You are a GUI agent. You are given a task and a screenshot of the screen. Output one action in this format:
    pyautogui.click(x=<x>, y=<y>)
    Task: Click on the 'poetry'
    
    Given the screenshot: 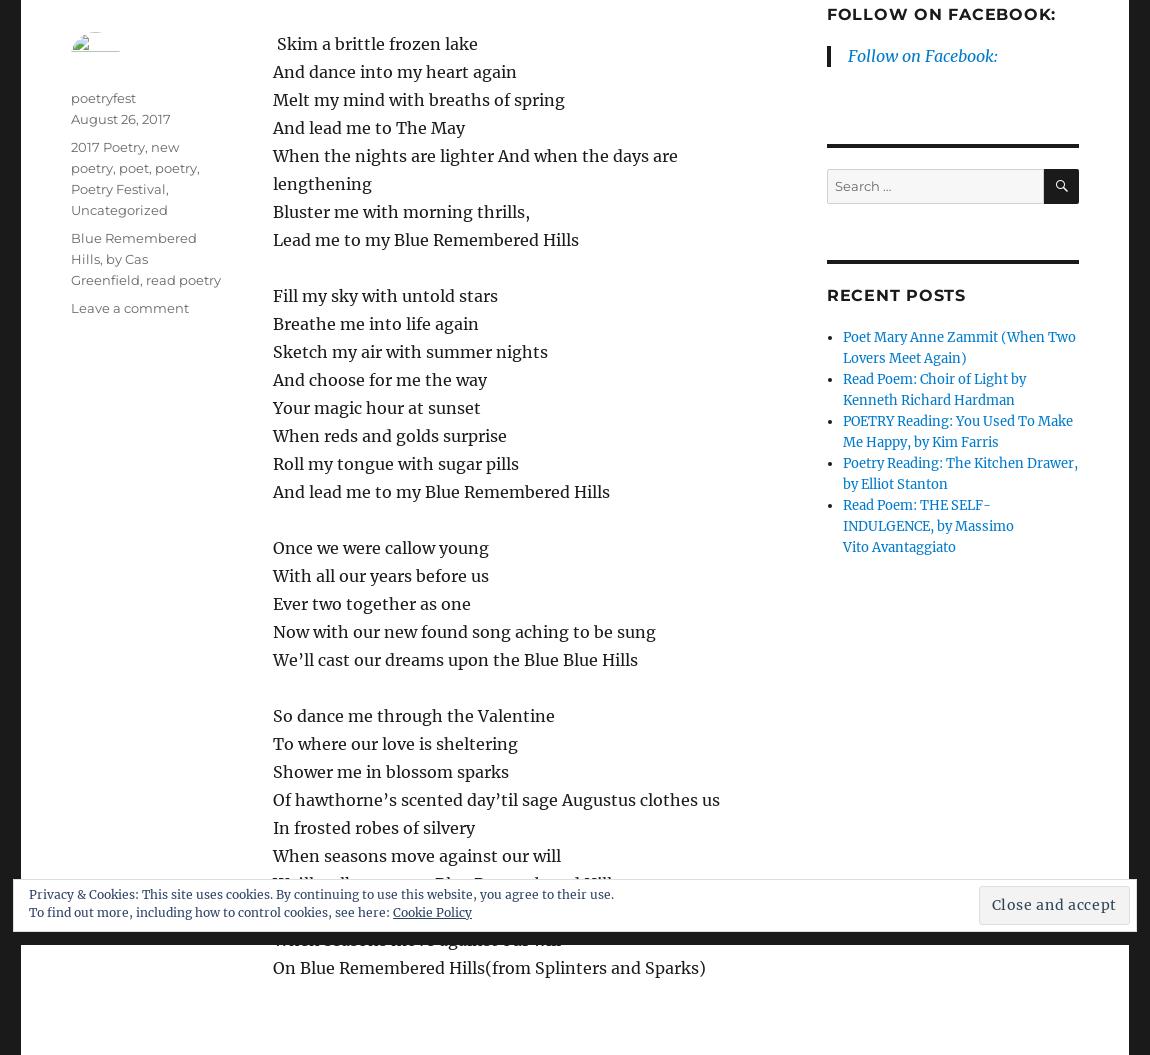 What is the action you would take?
    pyautogui.click(x=174, y=167)
    